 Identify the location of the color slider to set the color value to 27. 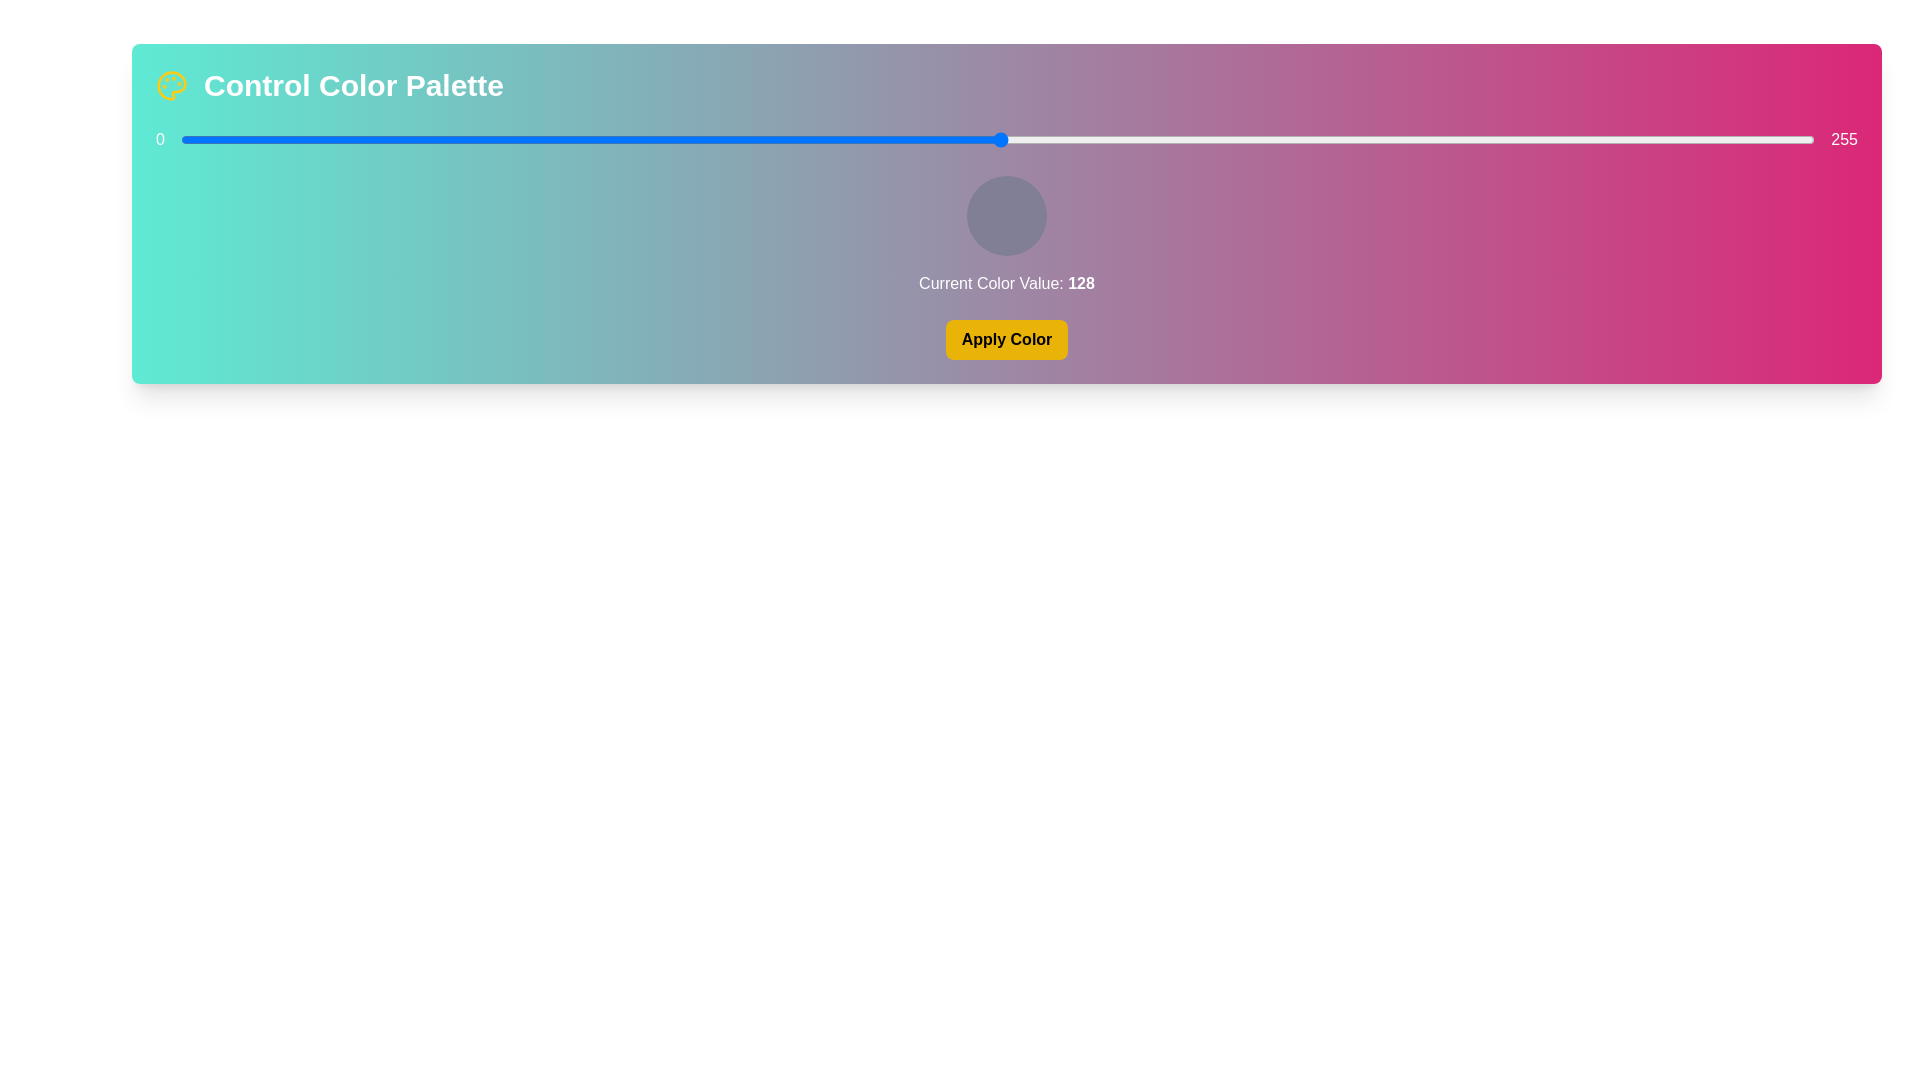
(354, 138).